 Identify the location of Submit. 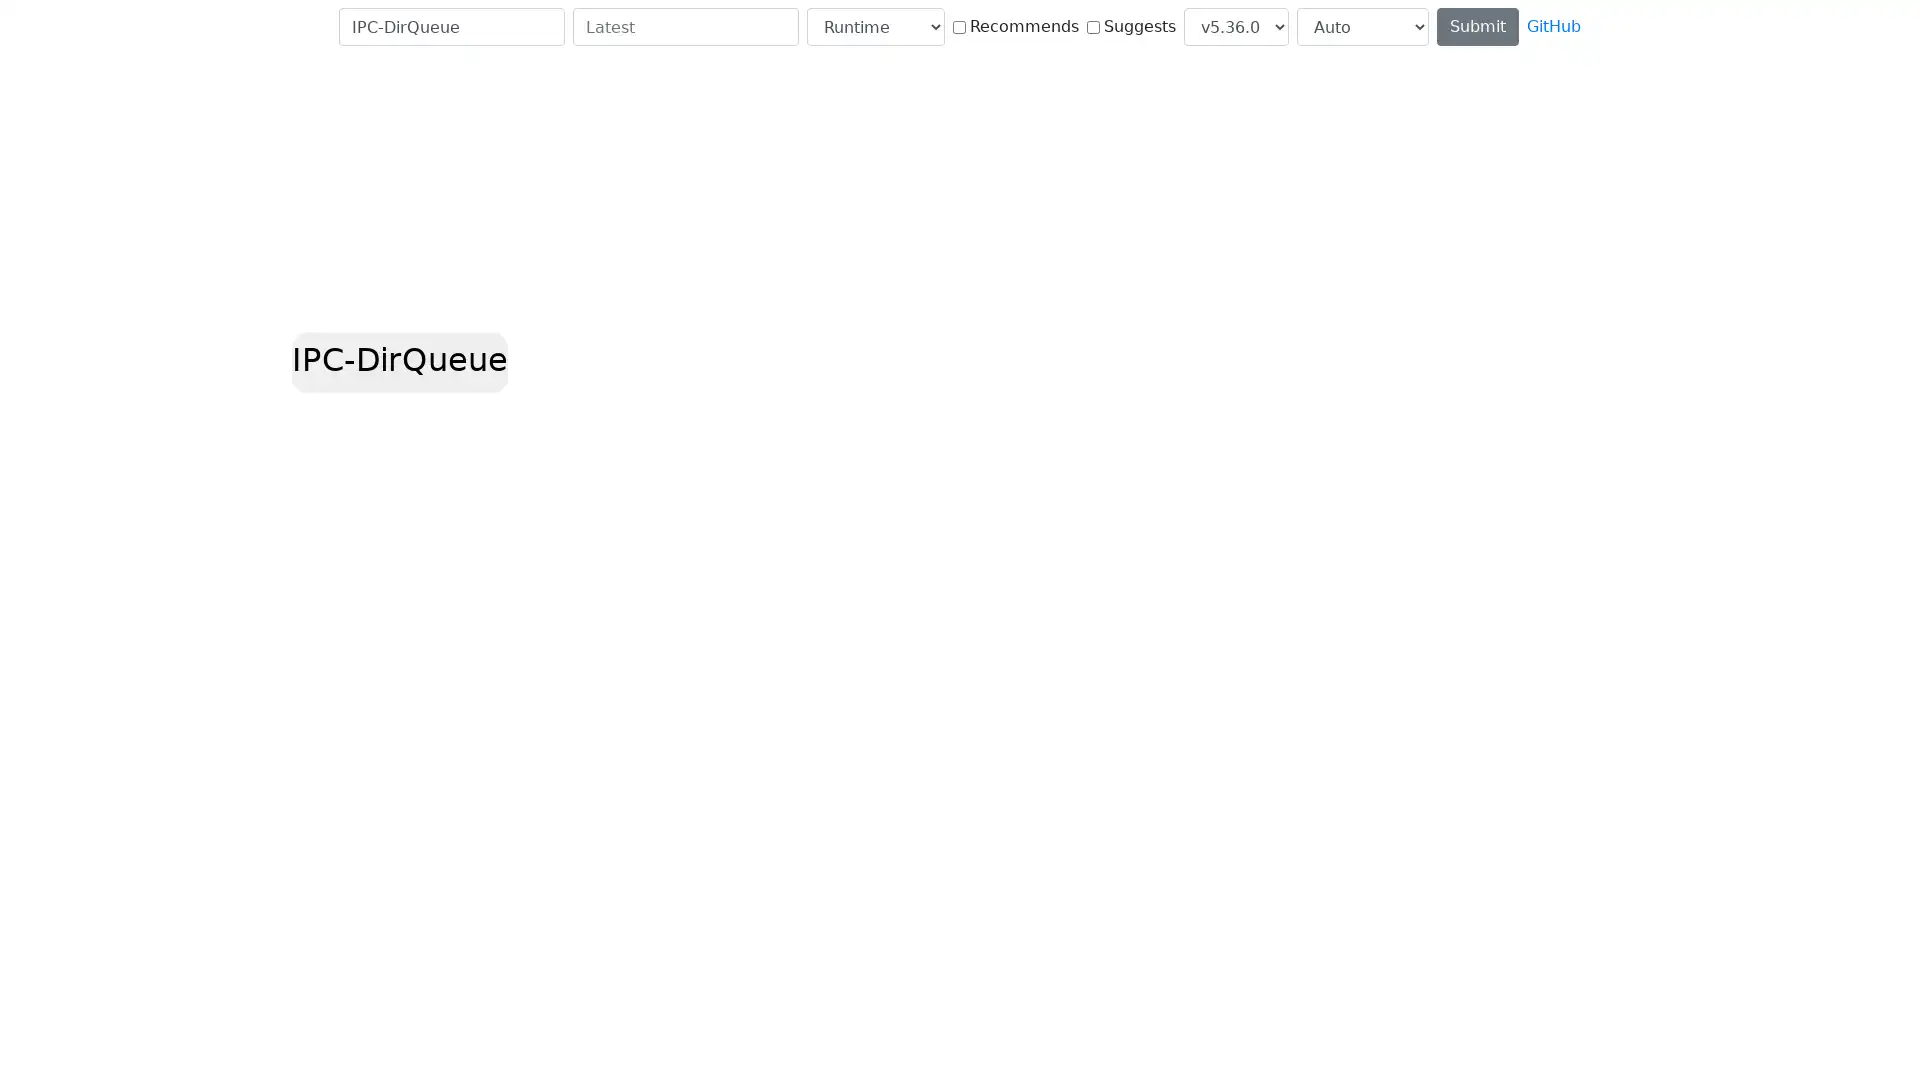
(1478, 27).